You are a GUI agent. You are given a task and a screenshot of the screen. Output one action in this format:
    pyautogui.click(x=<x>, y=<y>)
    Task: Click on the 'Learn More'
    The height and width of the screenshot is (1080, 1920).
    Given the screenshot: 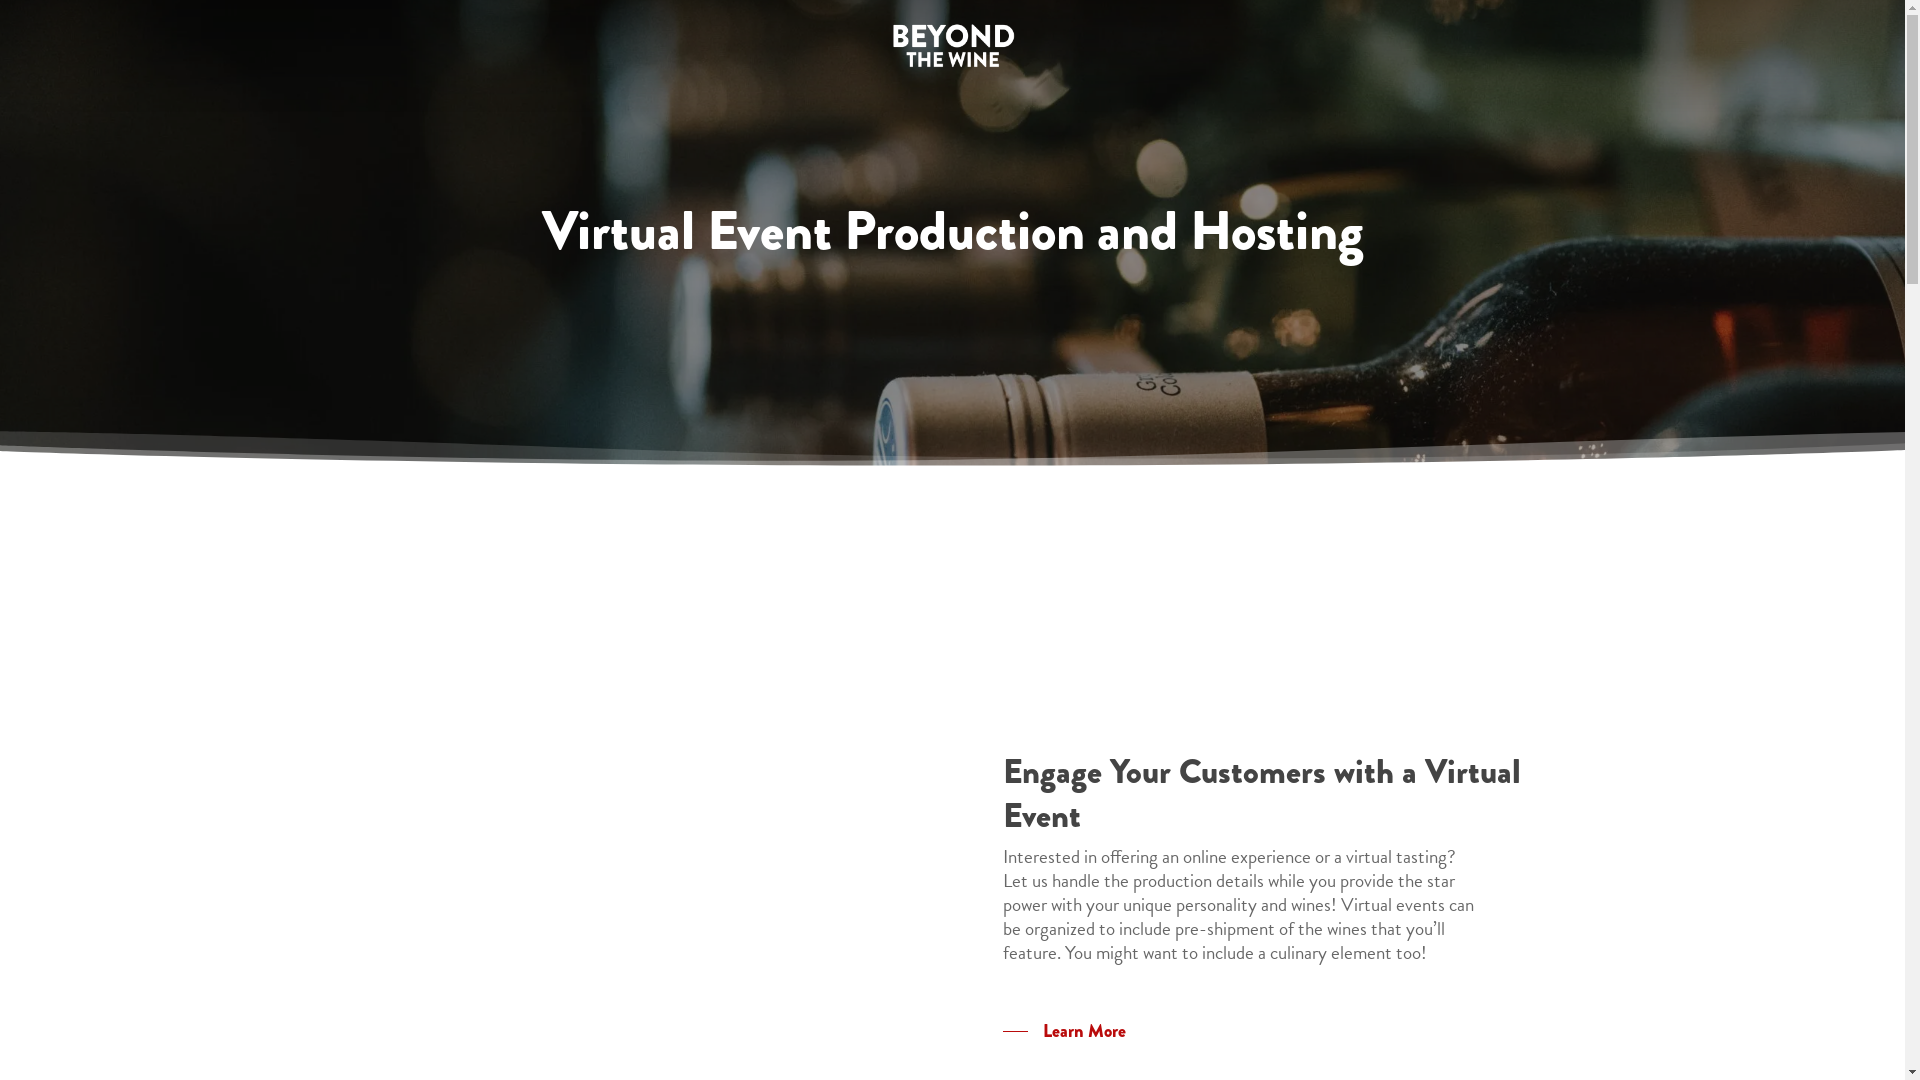 What is the action you would take?
    pyautogui.click(x=1063, y=1030)
    